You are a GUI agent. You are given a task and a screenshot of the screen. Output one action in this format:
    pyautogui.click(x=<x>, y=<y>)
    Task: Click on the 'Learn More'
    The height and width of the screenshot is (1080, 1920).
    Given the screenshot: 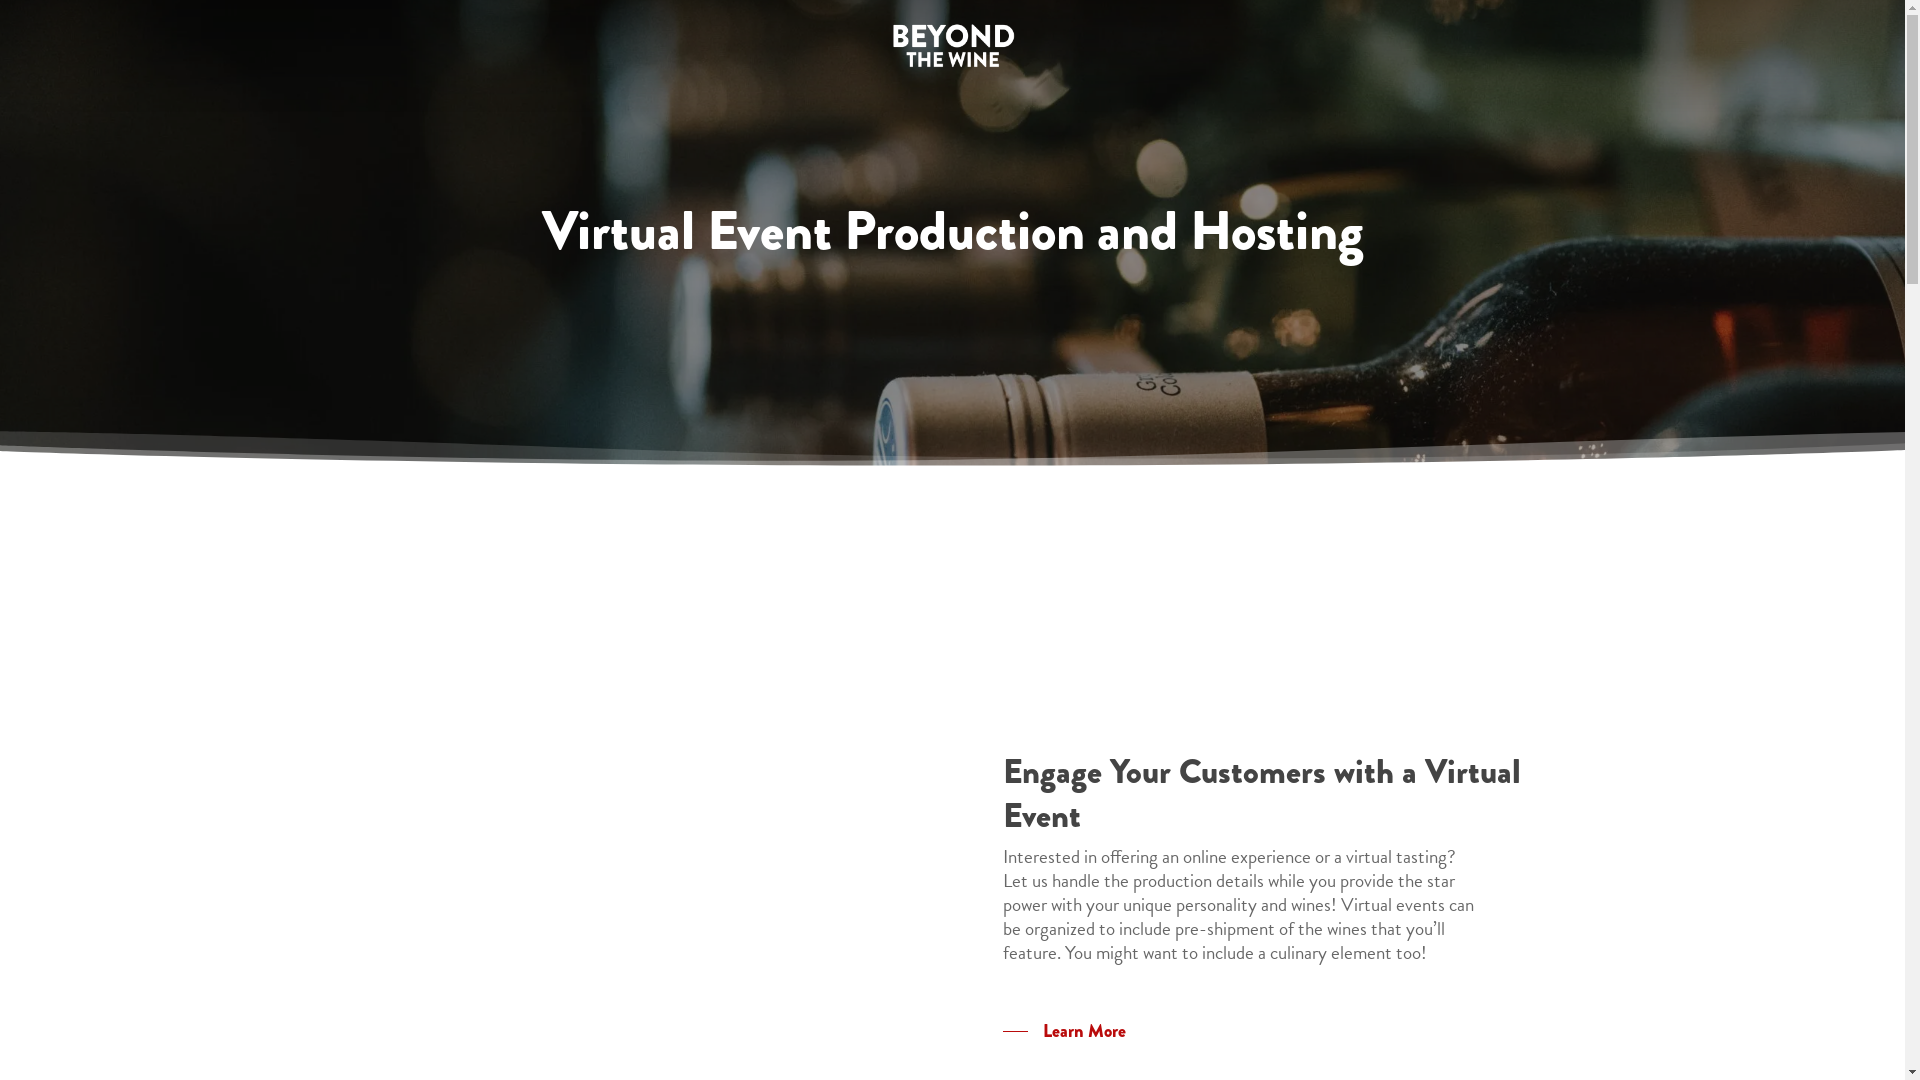 What is the action you would take?
    pyautogui.click(x=1063, y=1030)
    